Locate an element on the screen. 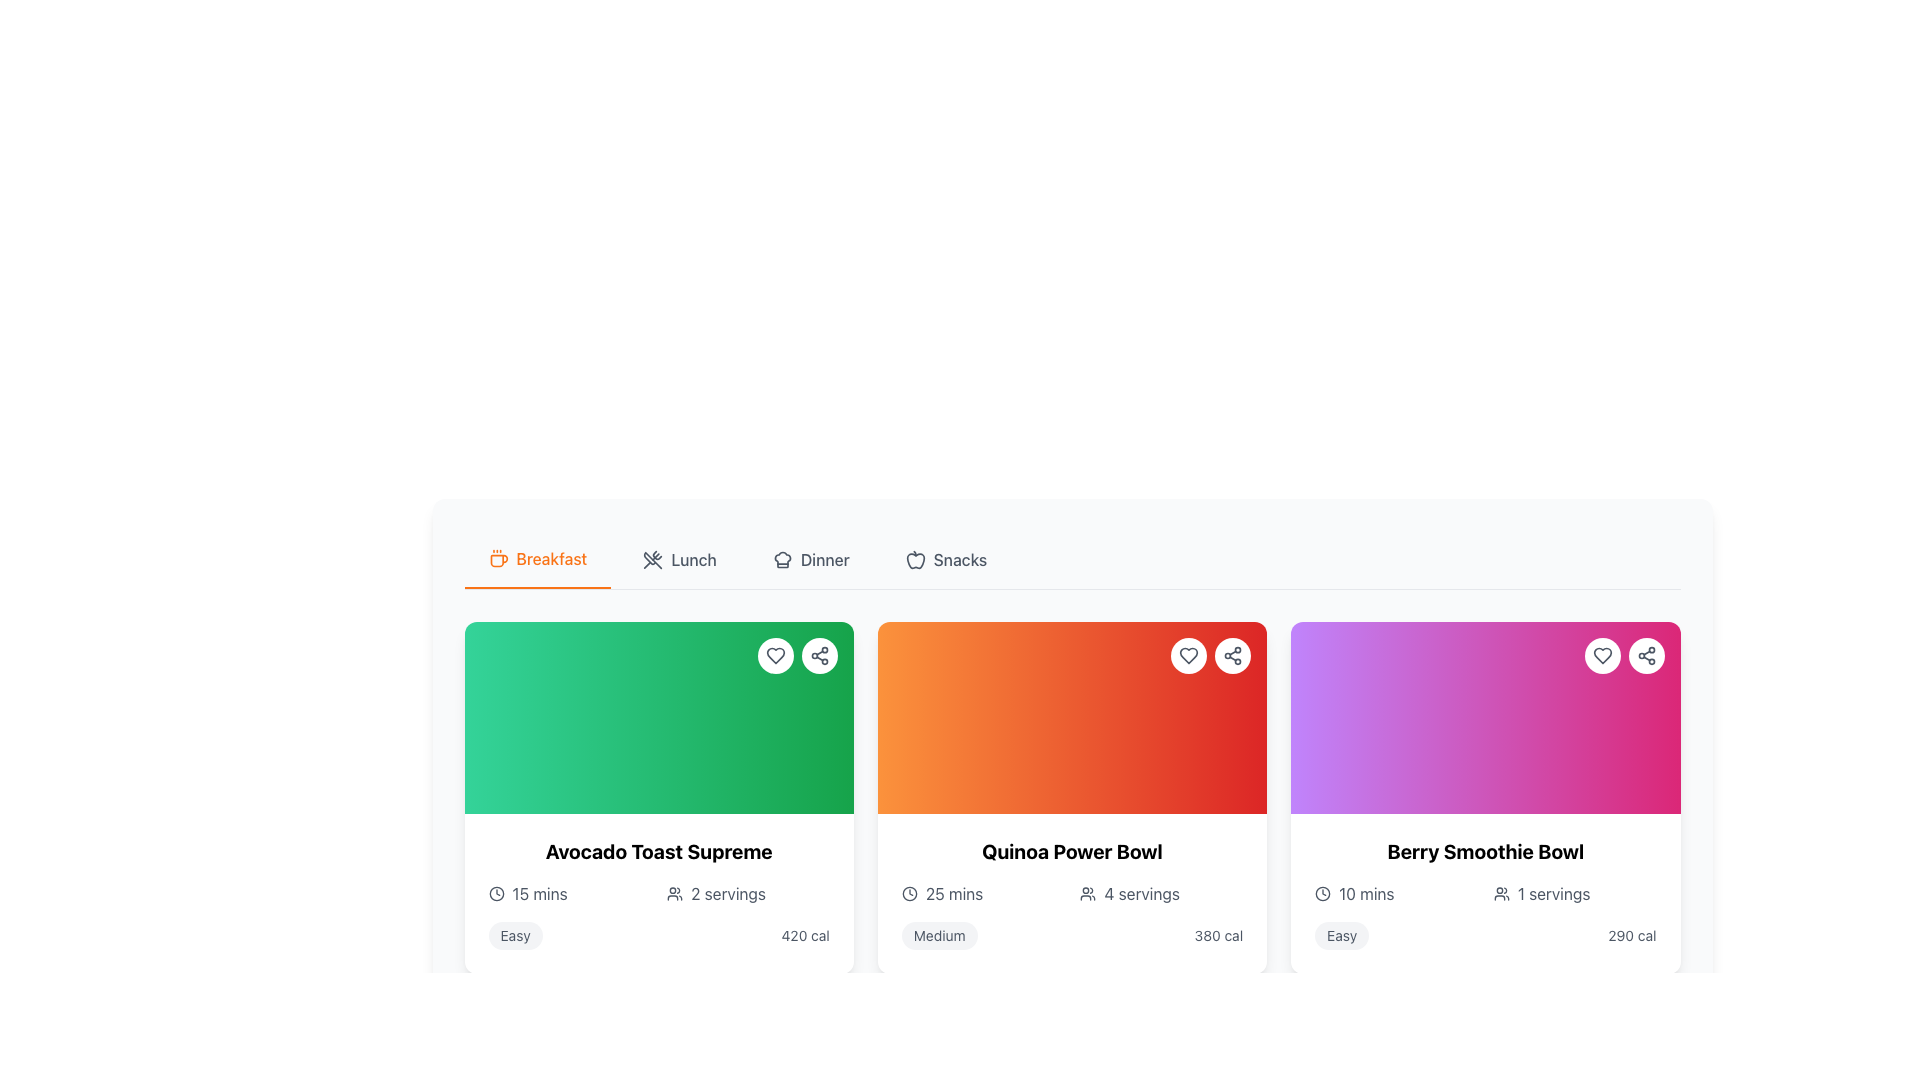  informational display containing metadata about the 'Berry Smoothie Bowl' recipe, located centrally below the title within the card is located at coordinates (1485, 893).